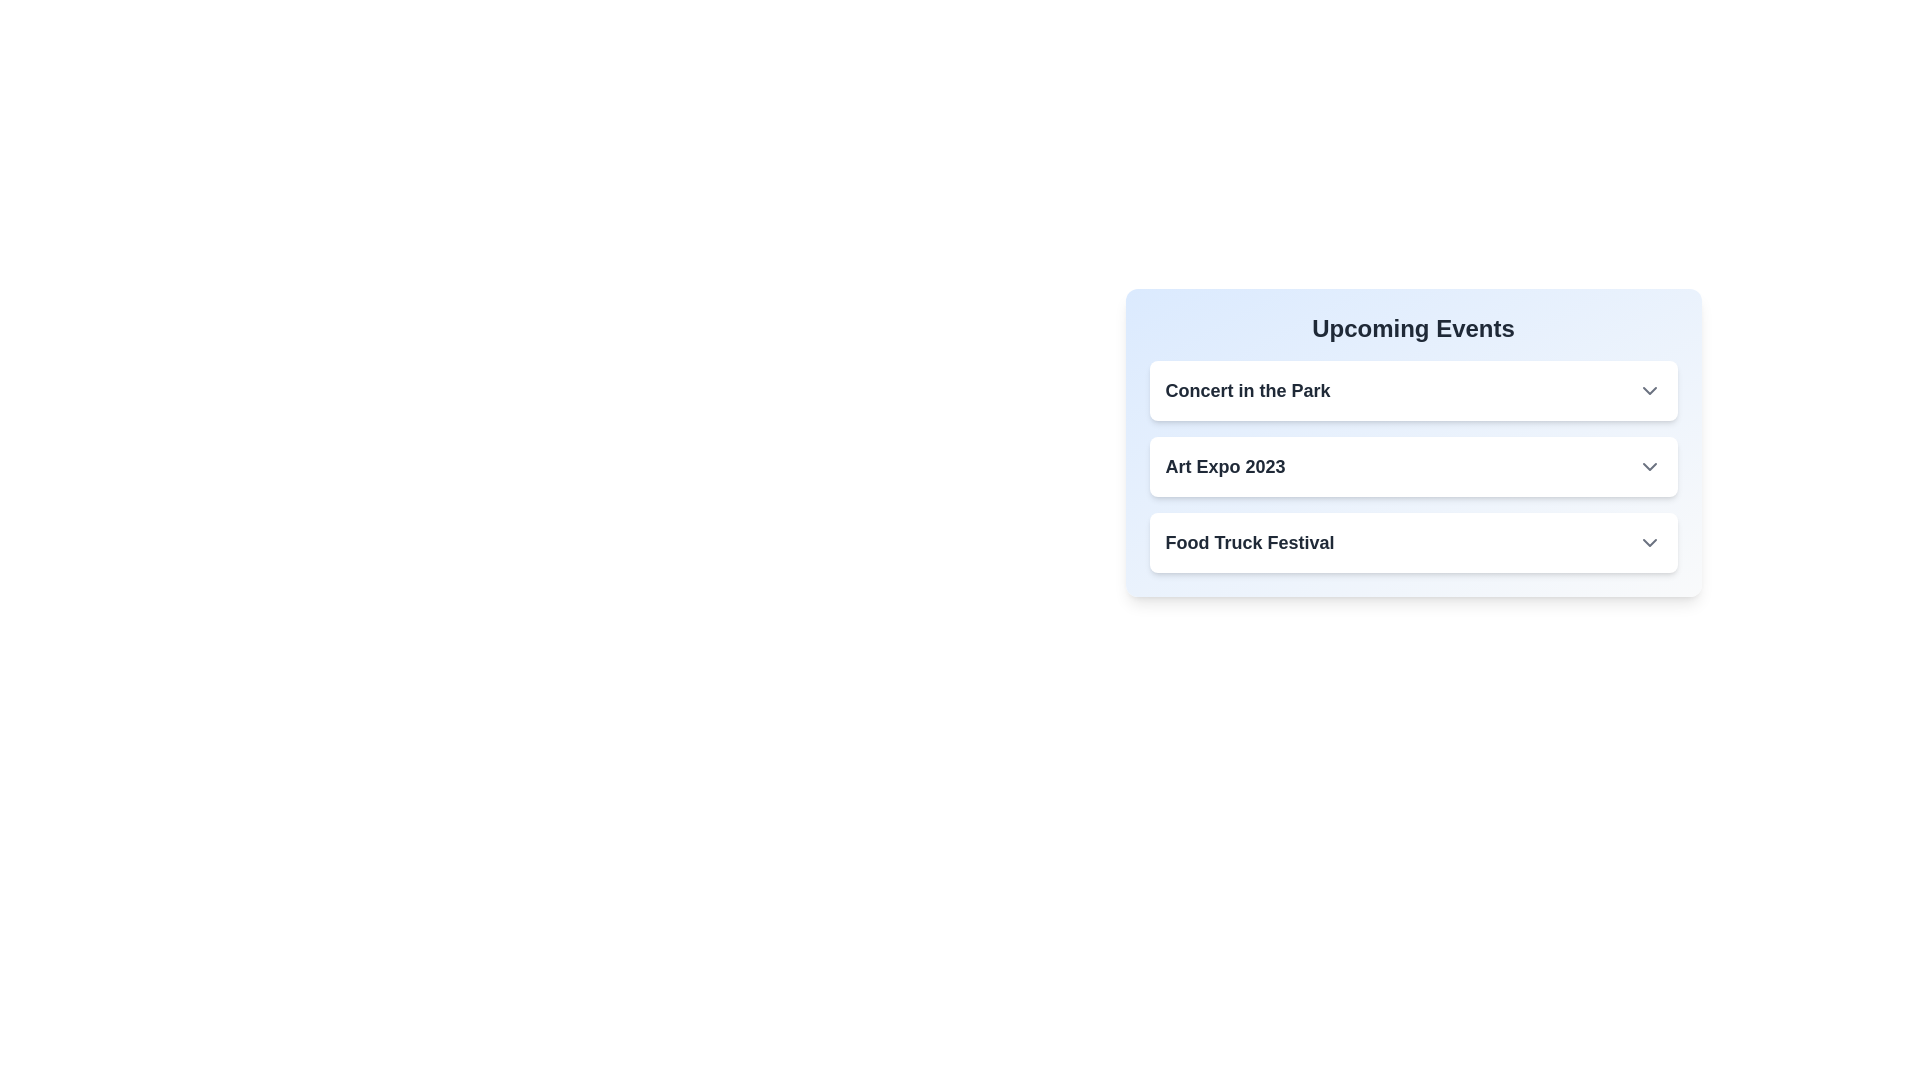 This screenshot has height=1080, width=1920. I want to click on the toggle button for Art Expo 2023 to expand or collapse its details, so click(1649, 466).